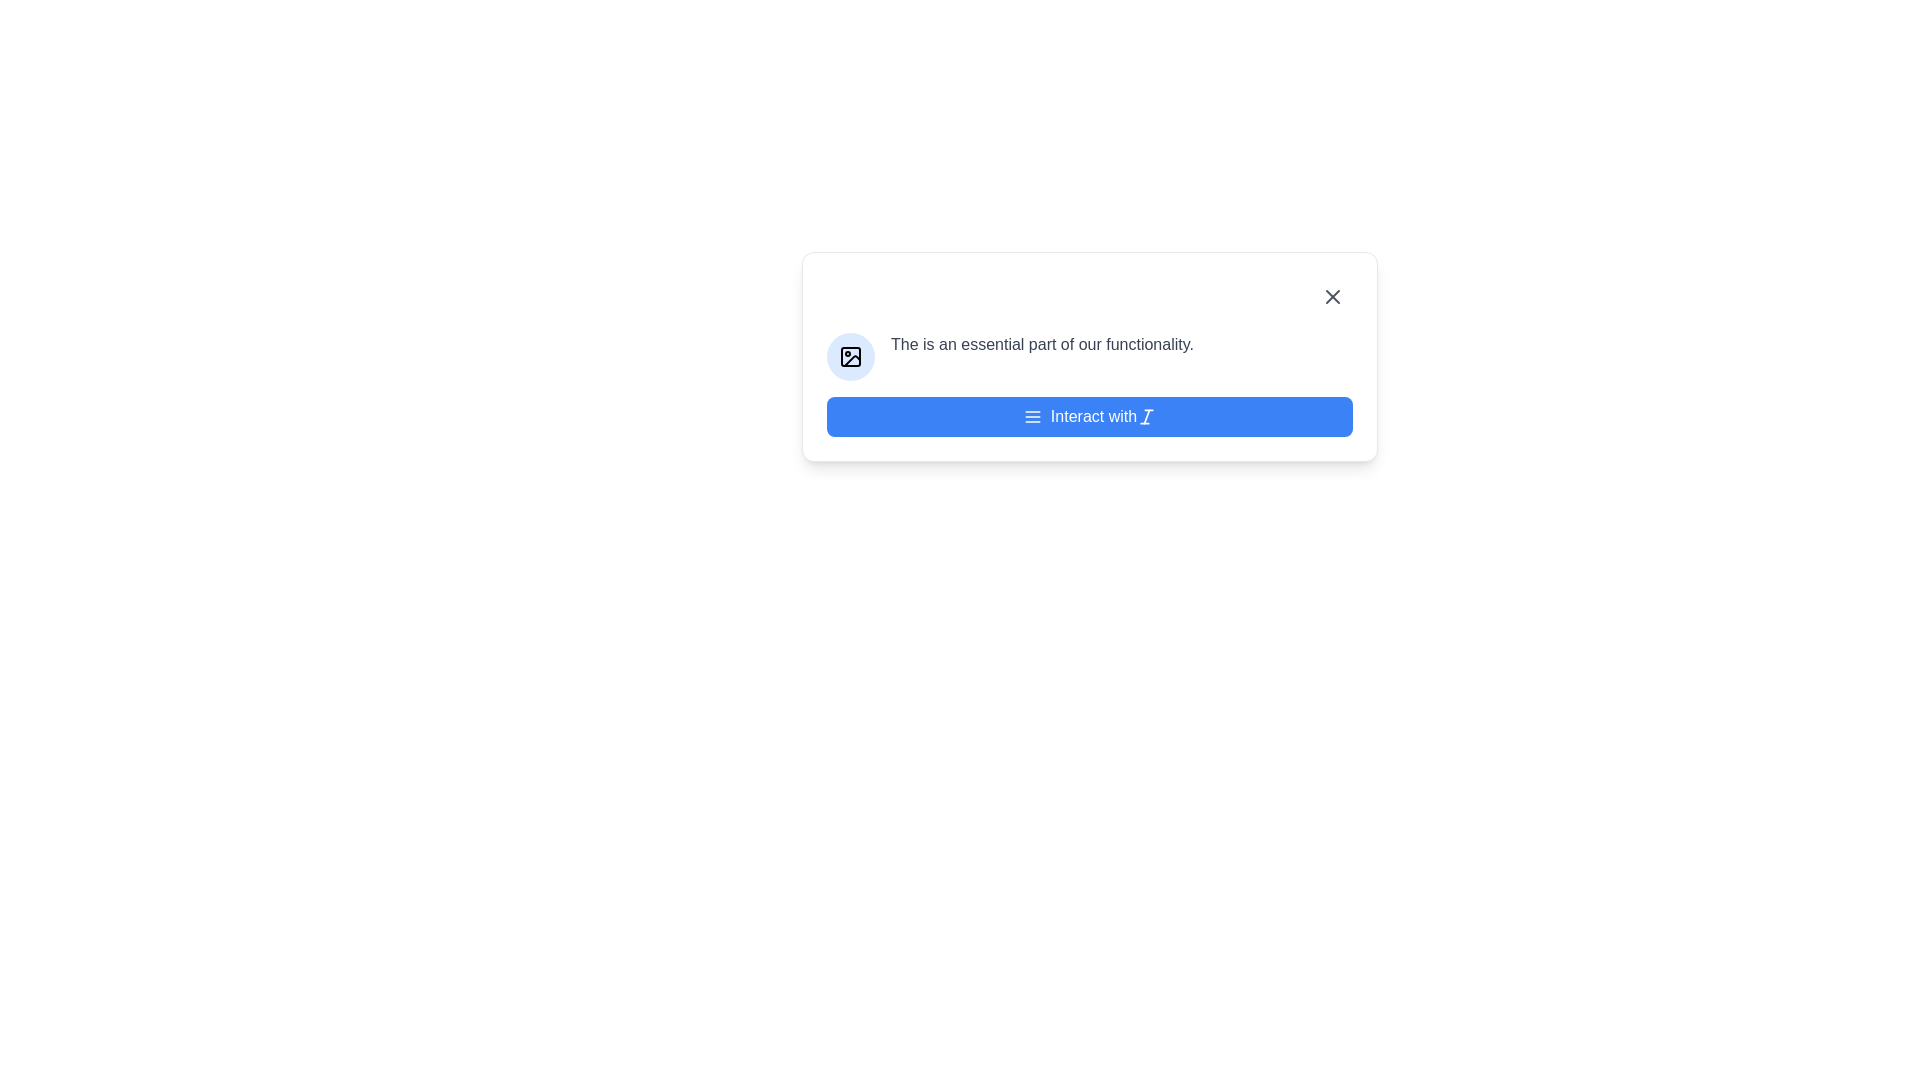  Describe the element at coordinates (1032, 415) in the screenshot. I see `the Menu icon located on the blue button labeled 'Interact with', which is positioned to the left of the button text and another icon` at that location.